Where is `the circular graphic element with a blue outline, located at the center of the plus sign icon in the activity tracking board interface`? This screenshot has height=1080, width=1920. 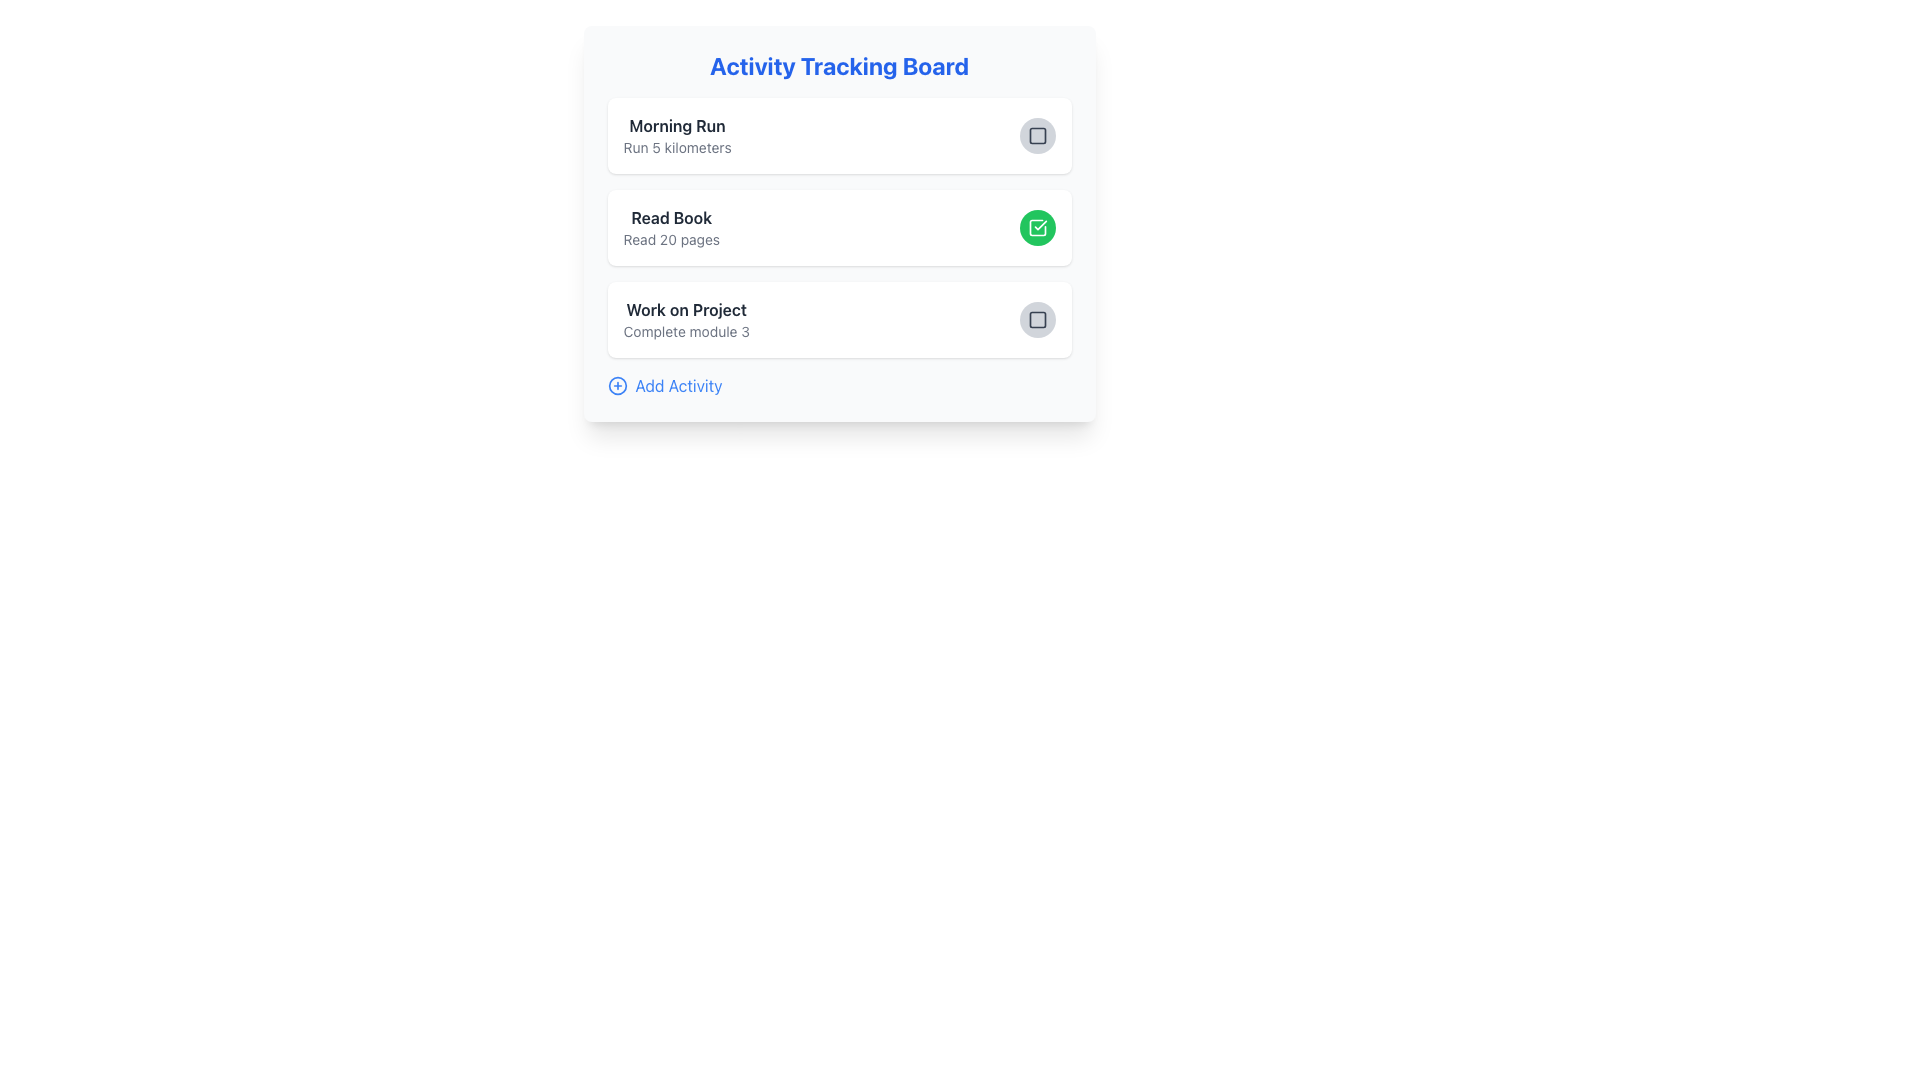 the circular graphic element with a blue outline, located at the center of the plus sign icon in the activity tracking board interface is located at coordinates (616, 385).